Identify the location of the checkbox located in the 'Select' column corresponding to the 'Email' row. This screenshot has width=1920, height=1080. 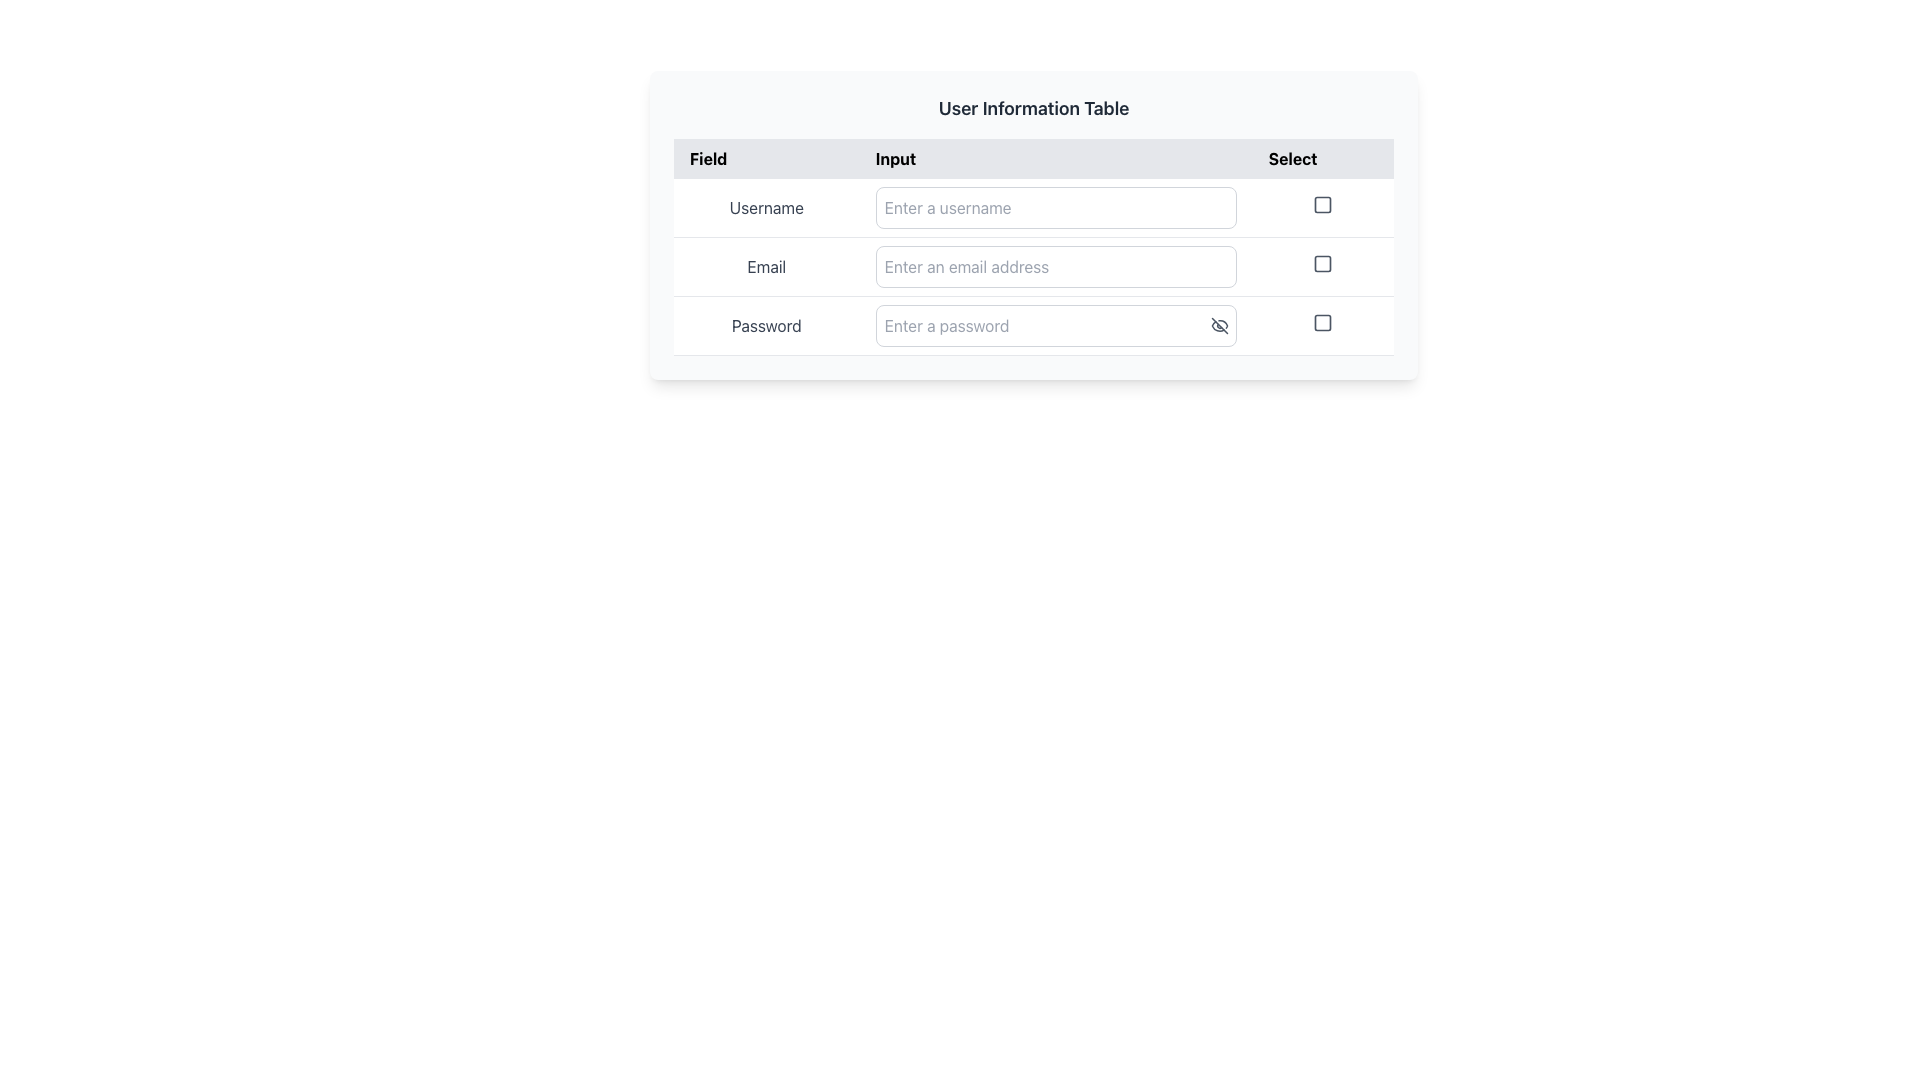
(1323, 262).